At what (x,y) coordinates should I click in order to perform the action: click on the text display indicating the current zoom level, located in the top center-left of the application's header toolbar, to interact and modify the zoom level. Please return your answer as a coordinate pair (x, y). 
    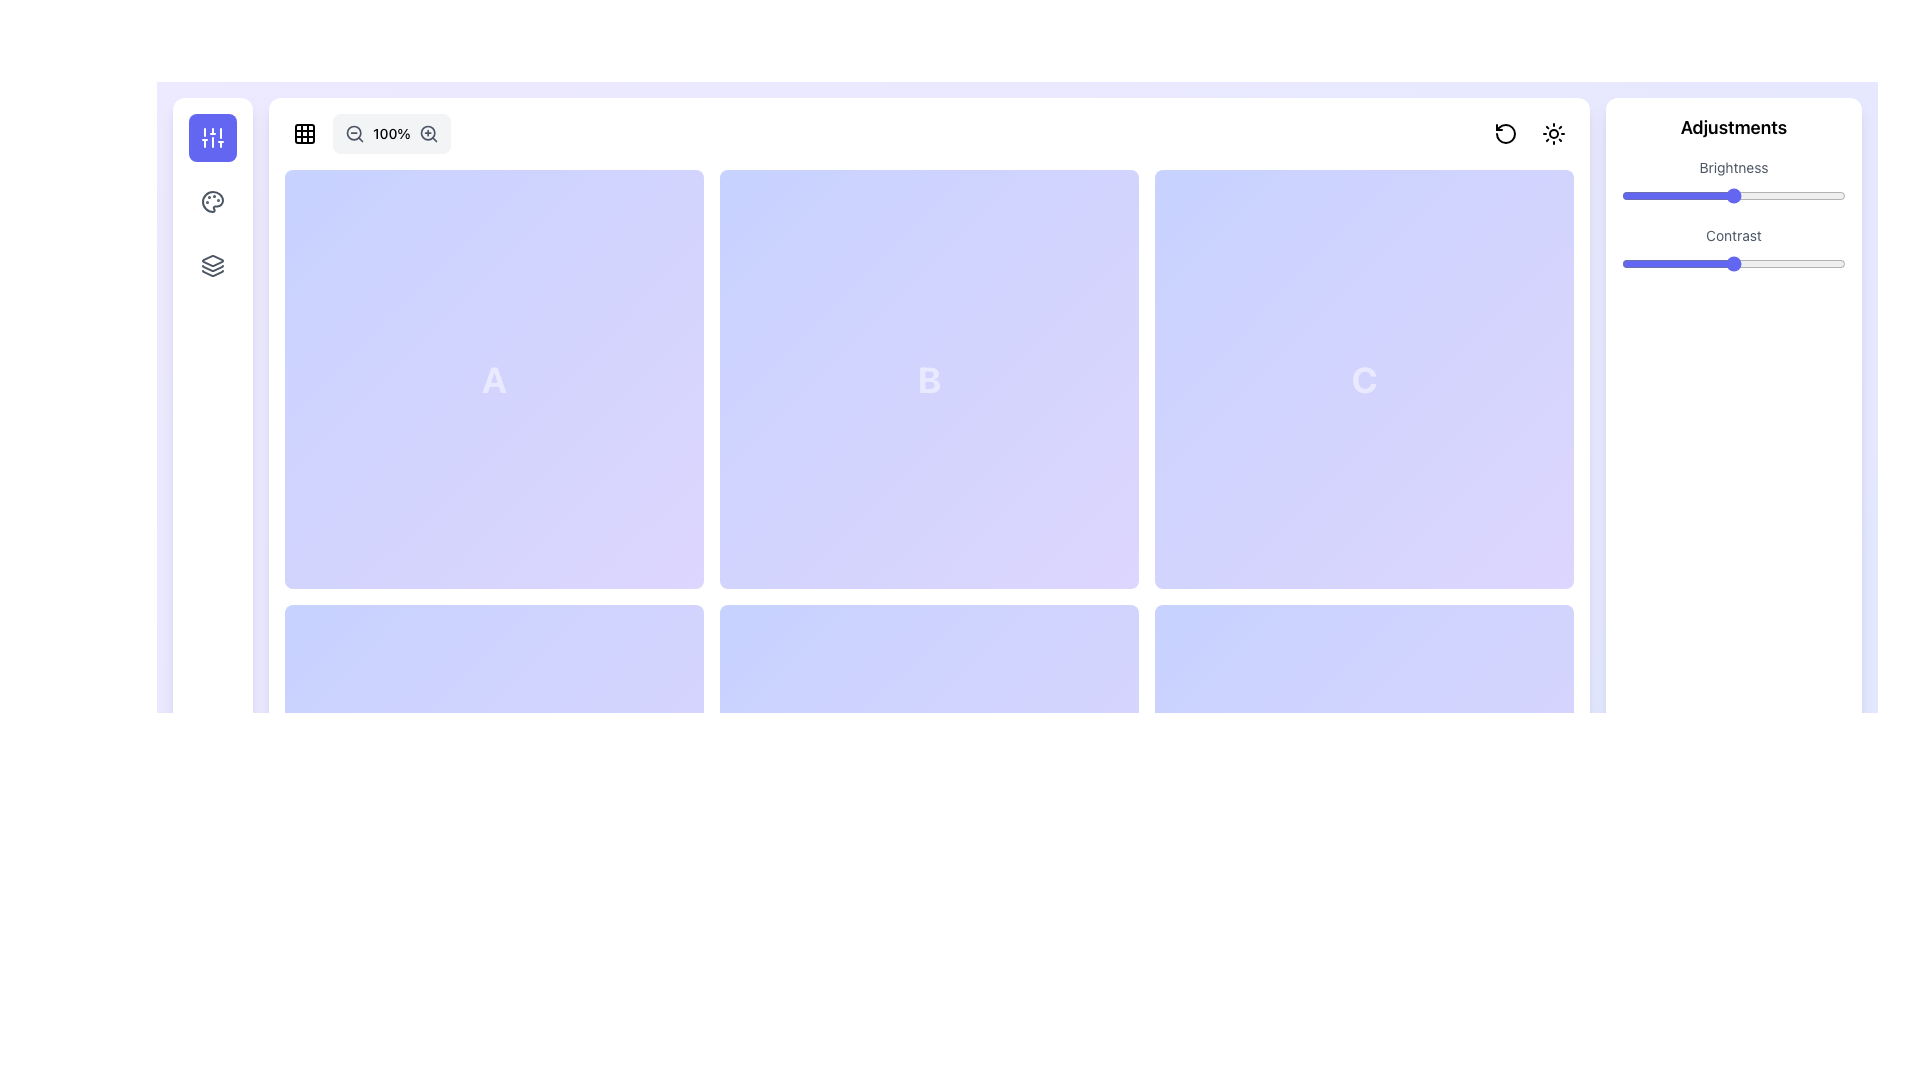
    Looking at the image, I should click on (367, 134).